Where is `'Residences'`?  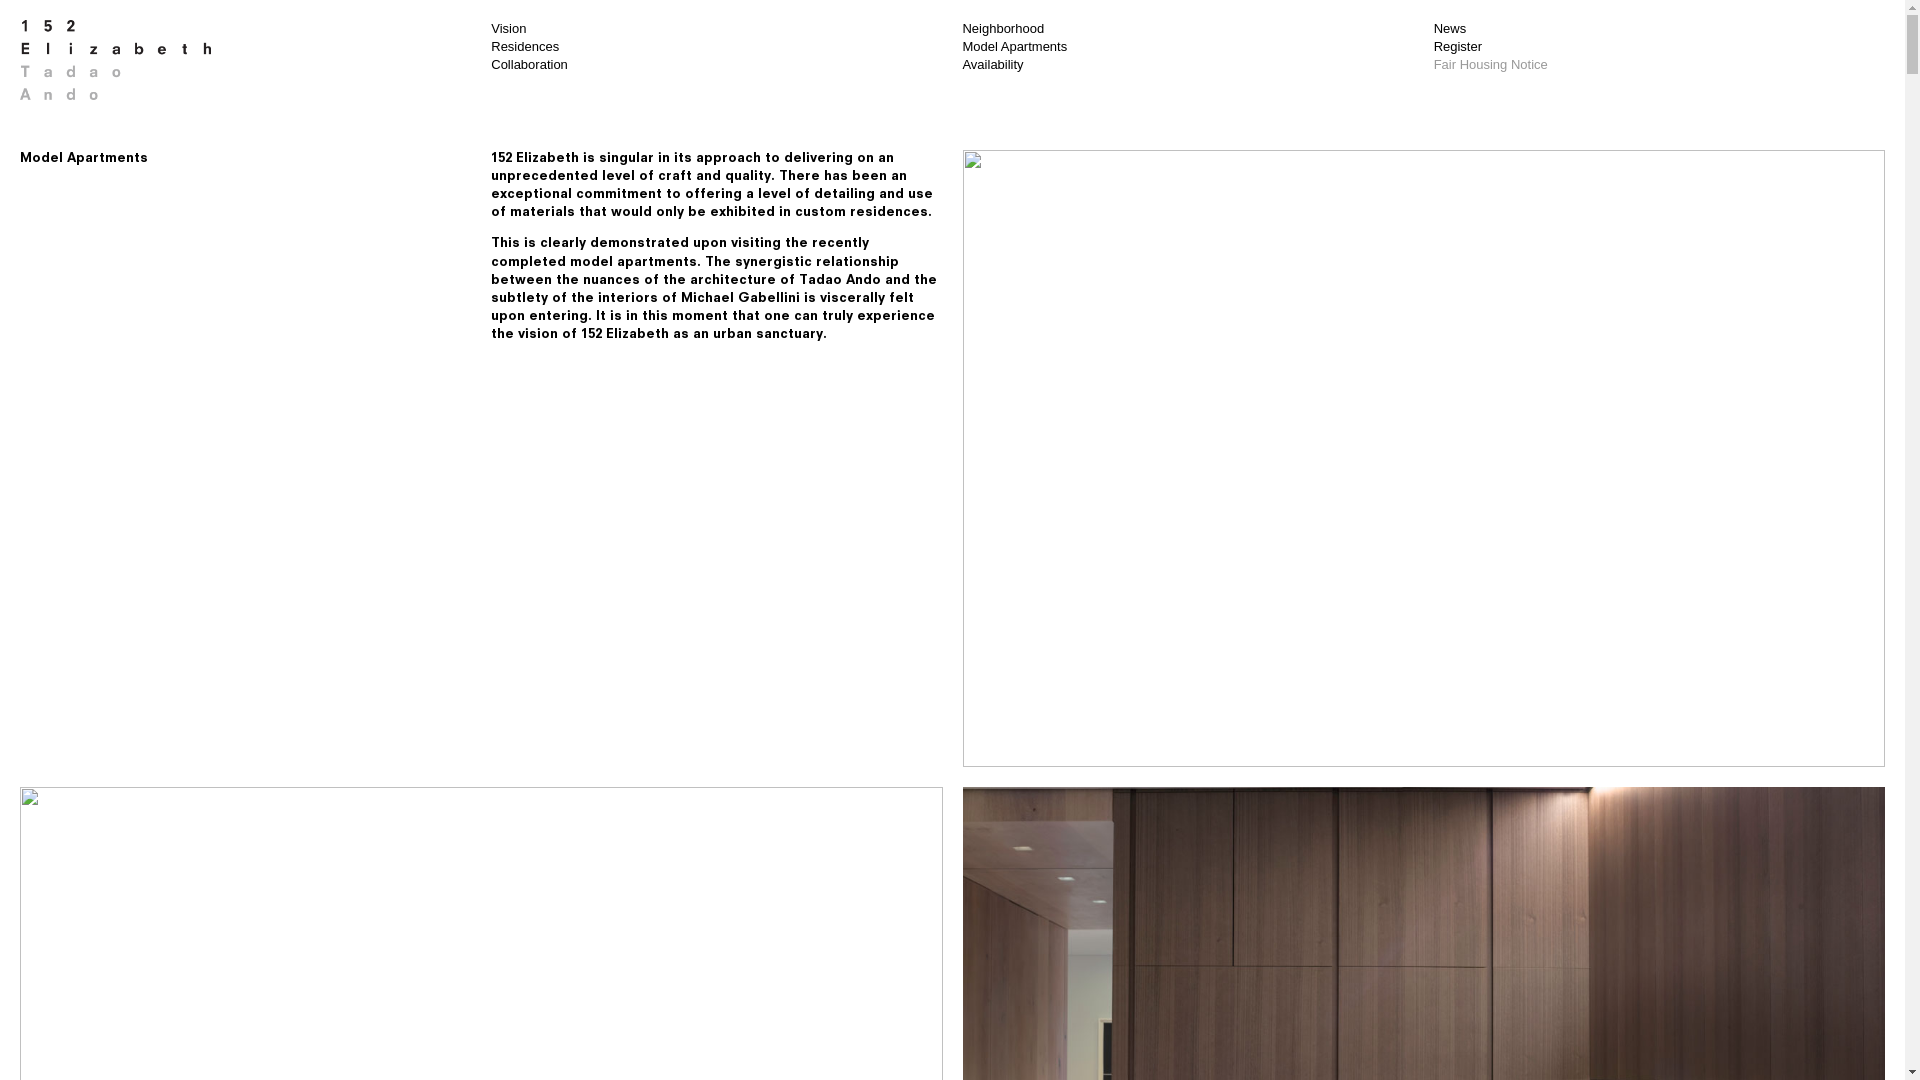 'Residences' is located at coordinates (524, 45).